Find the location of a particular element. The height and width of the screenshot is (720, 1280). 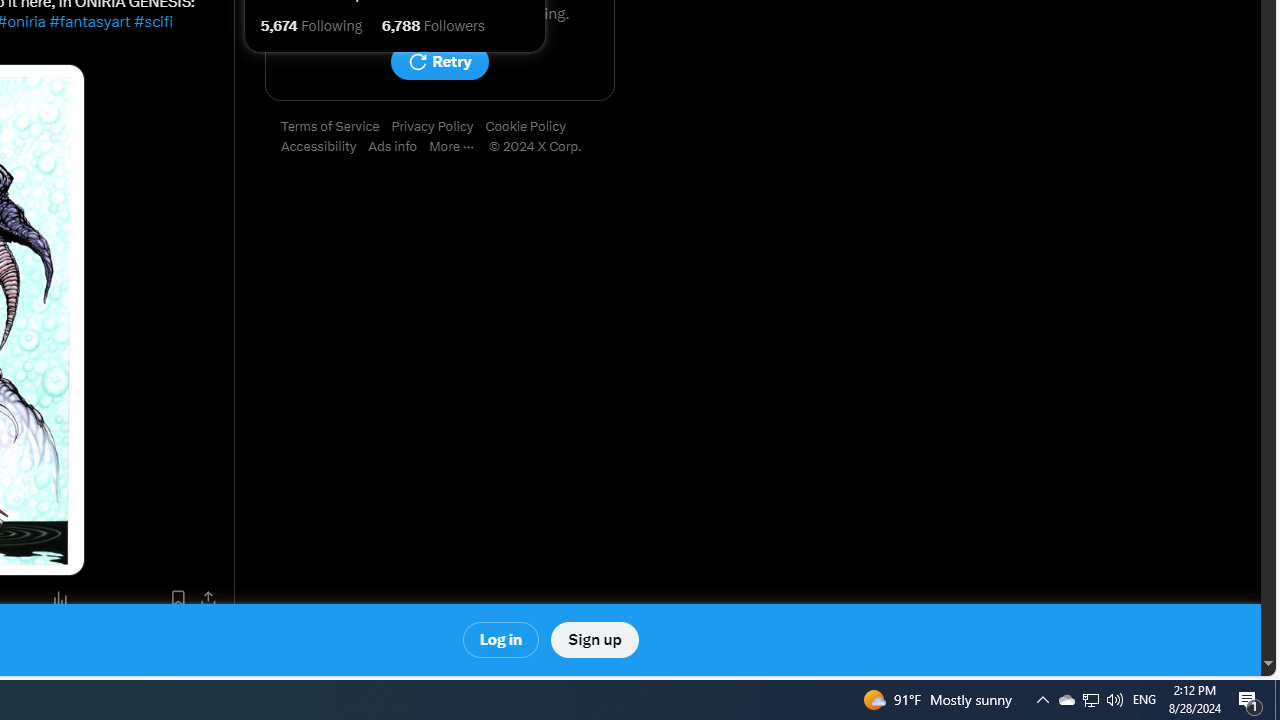

'Bookmark' is located at coordinates (177, 597).